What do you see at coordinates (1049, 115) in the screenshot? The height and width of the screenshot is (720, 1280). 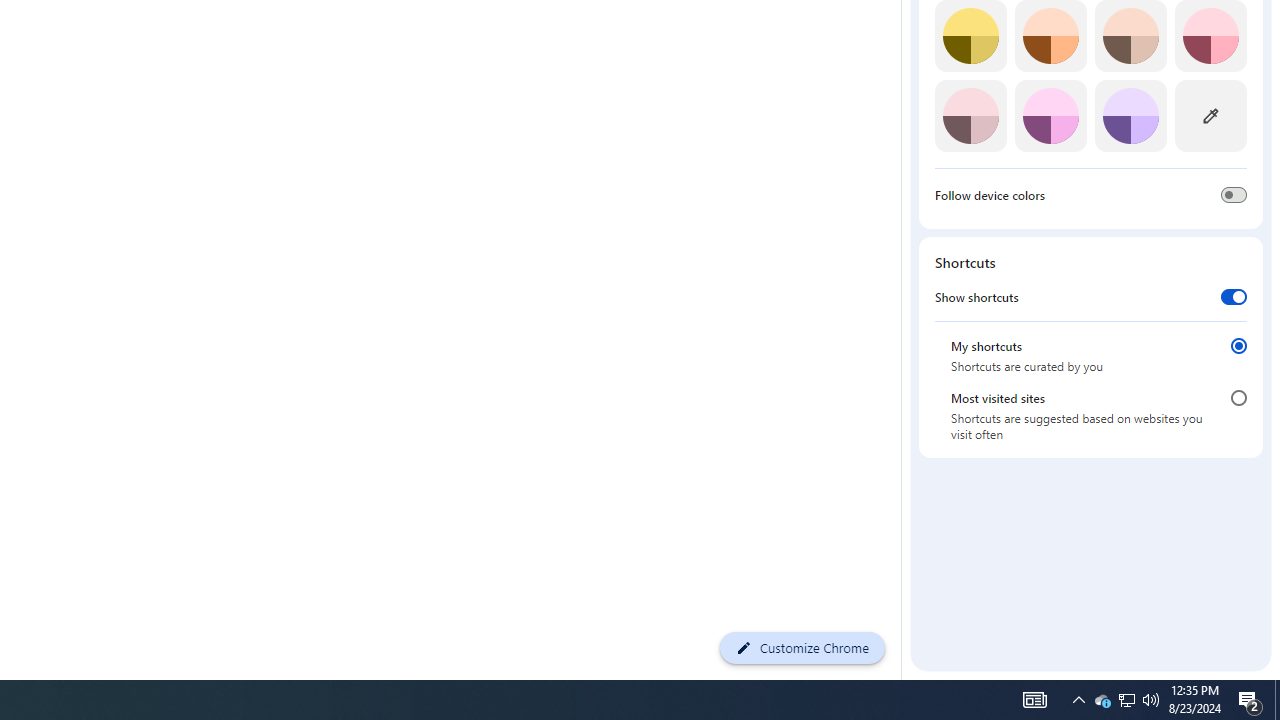 I see `'Fuchsia'` at bounding box center [1049, 115].